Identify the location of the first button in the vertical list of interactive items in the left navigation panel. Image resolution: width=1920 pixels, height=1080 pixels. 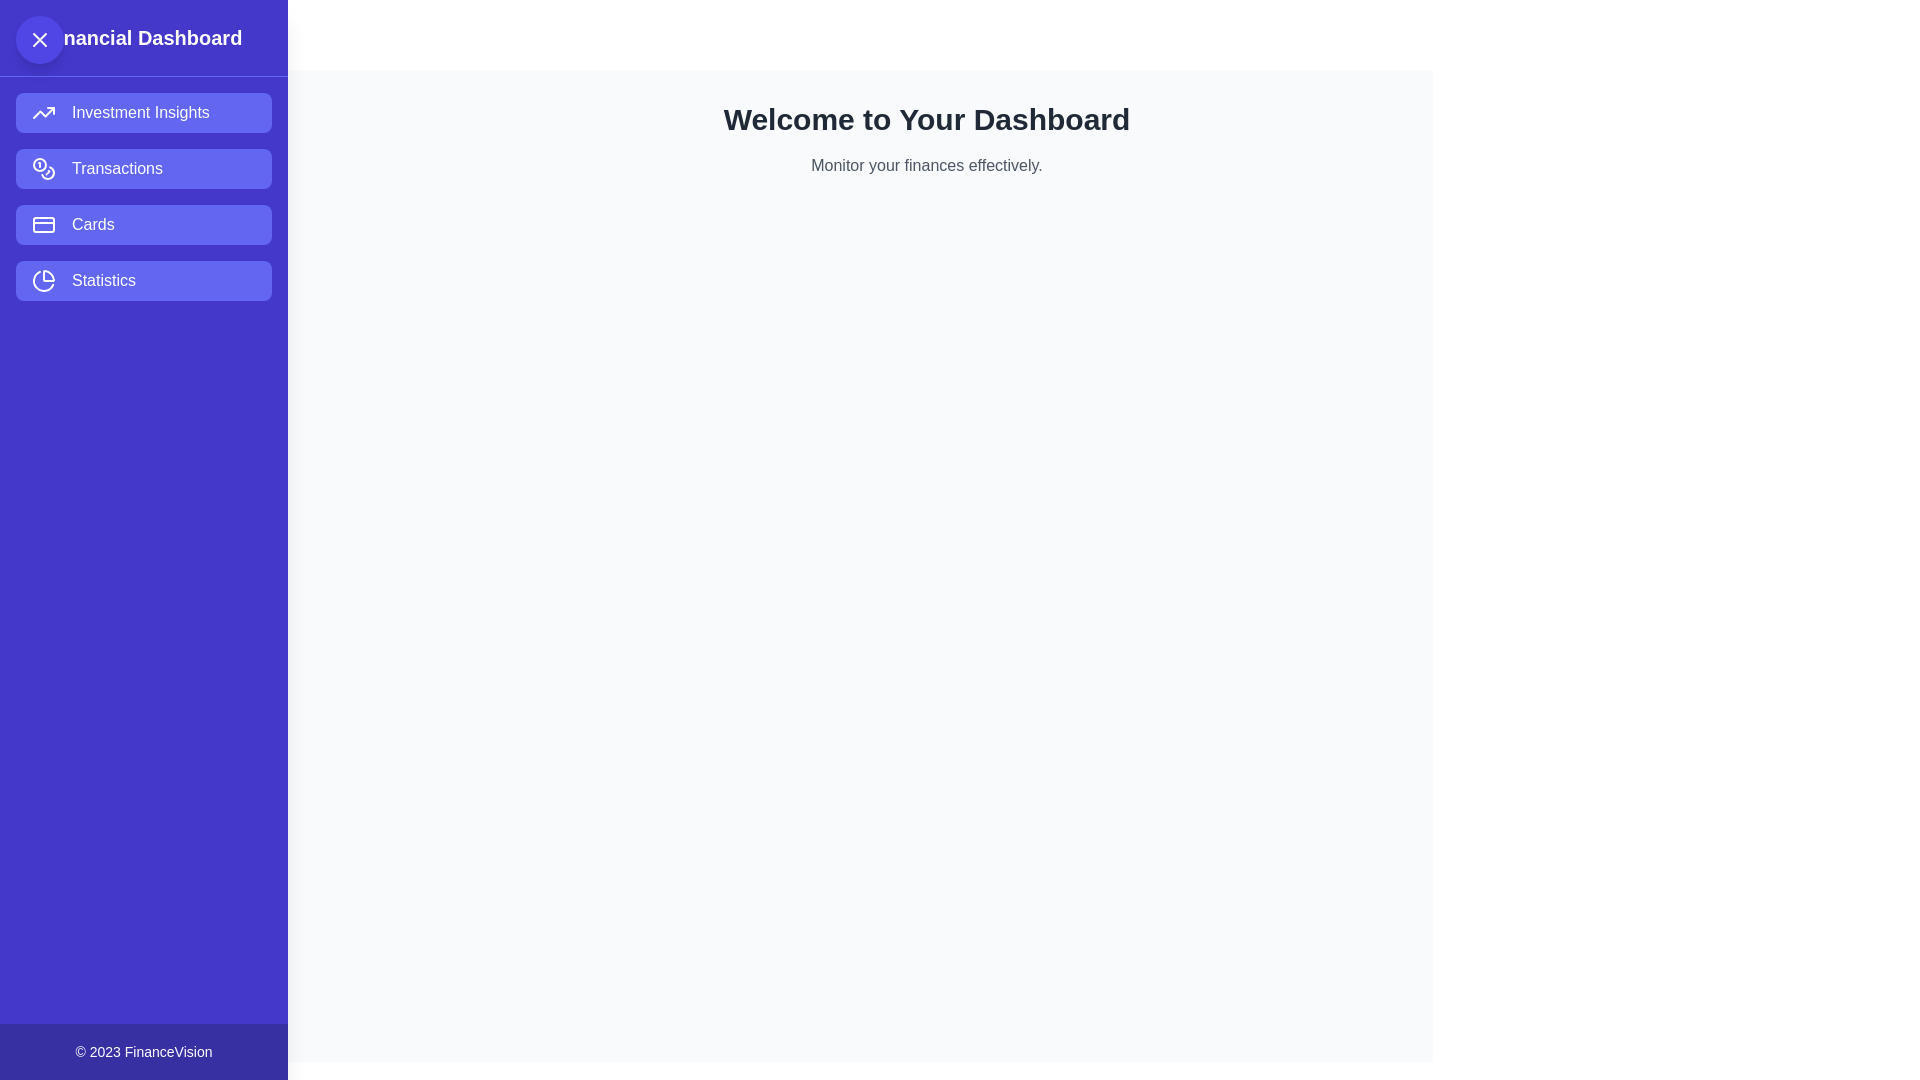
(143, 112).